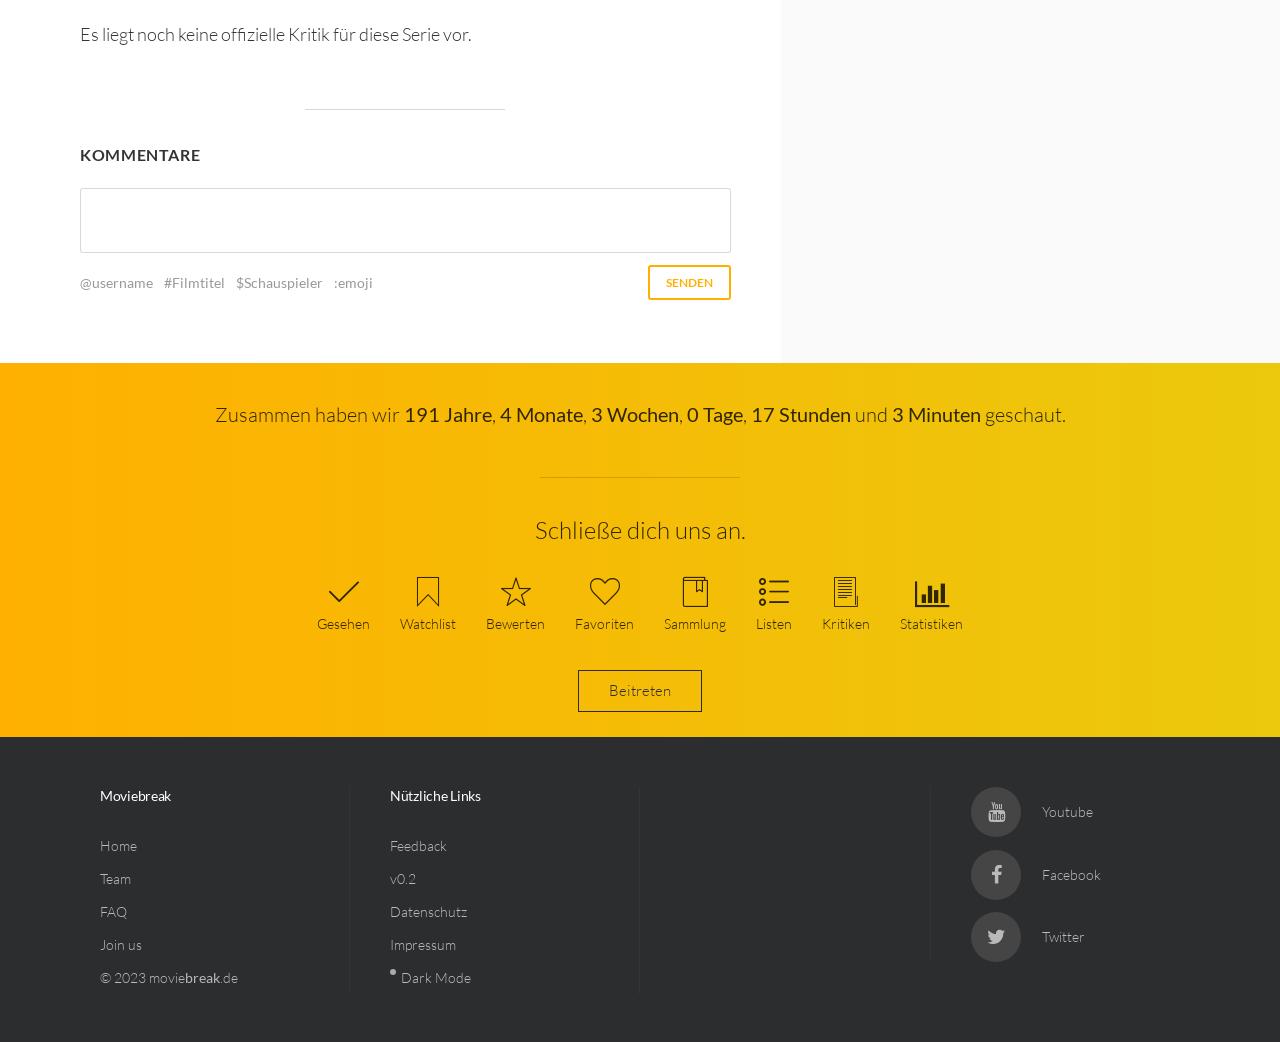 This screenshot has height=1042, width=1280. I want to click on '© 2023 movie', so click(141, 977).